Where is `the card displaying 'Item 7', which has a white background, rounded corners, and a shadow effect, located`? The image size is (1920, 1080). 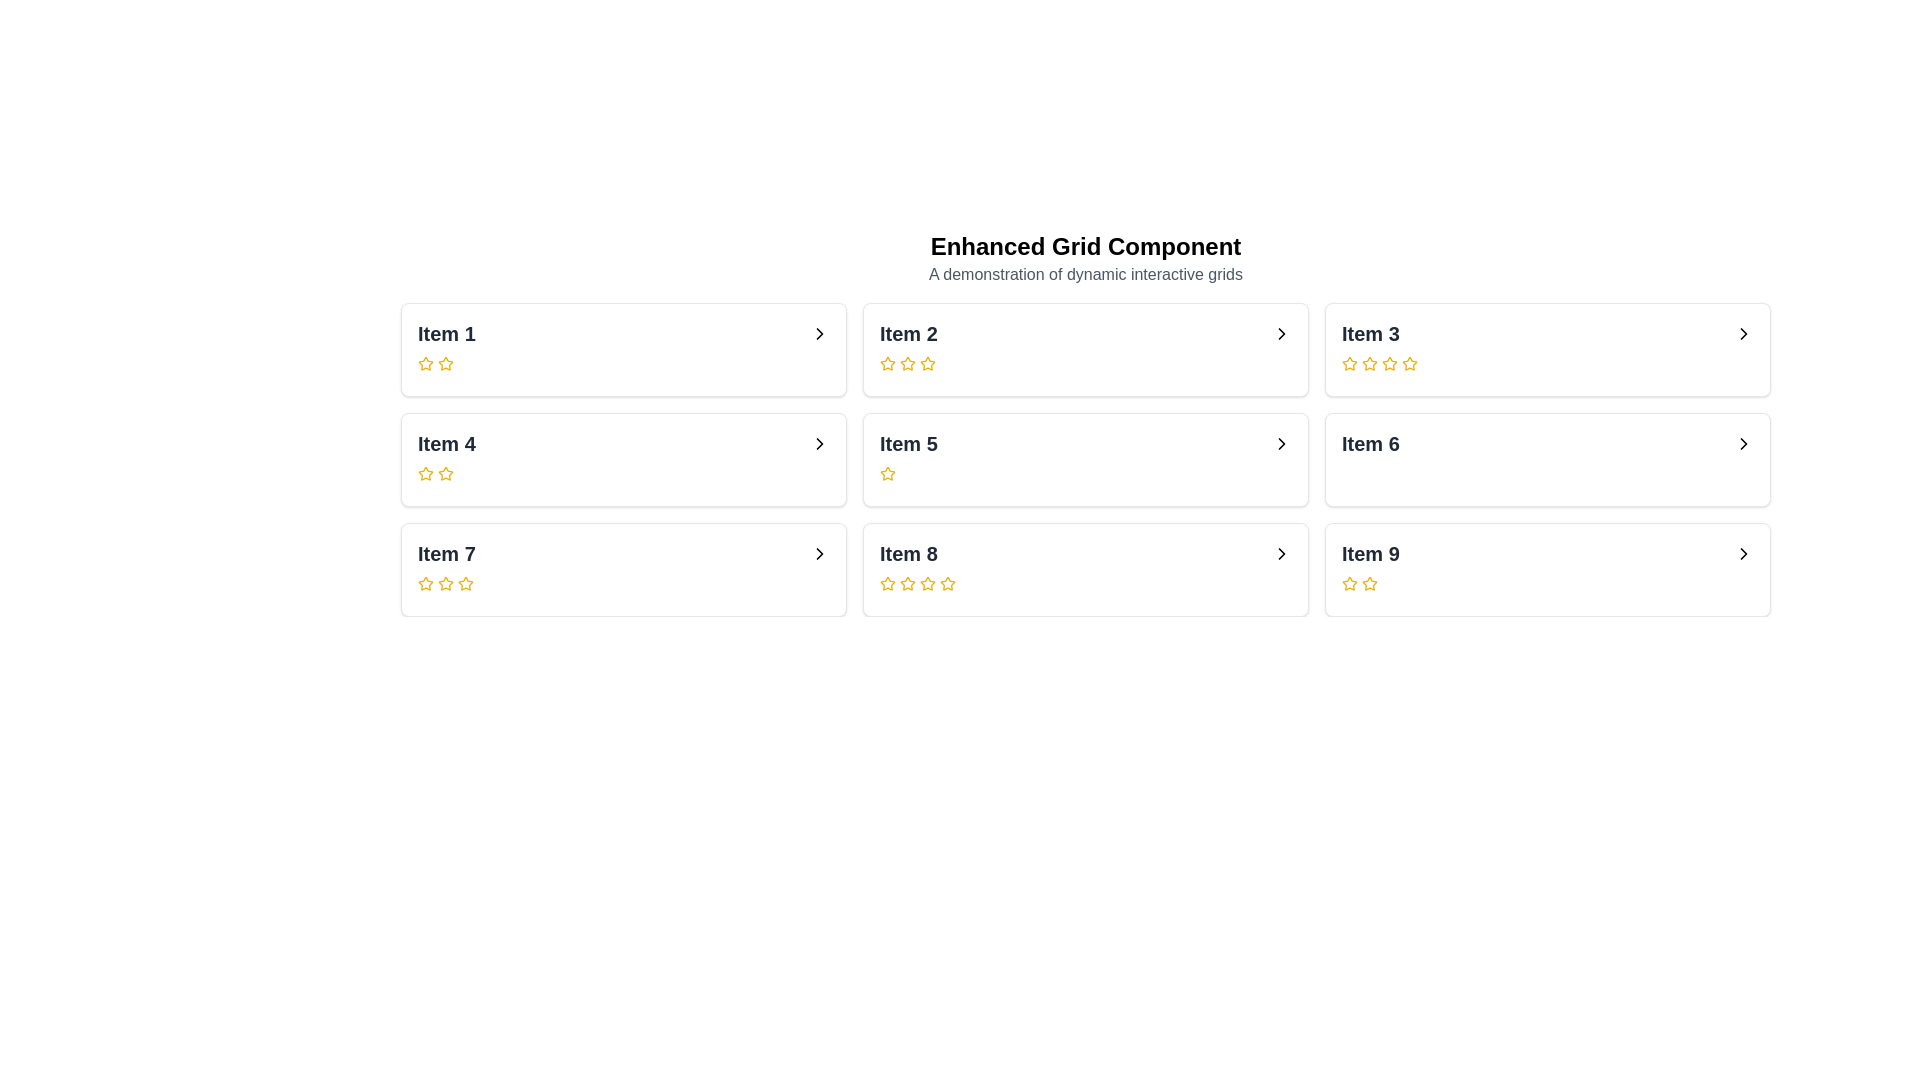 the card displaying 'Item 7', which has a white background, rounded corners, and a shadow effect, located is located at coordinates (623, 570).